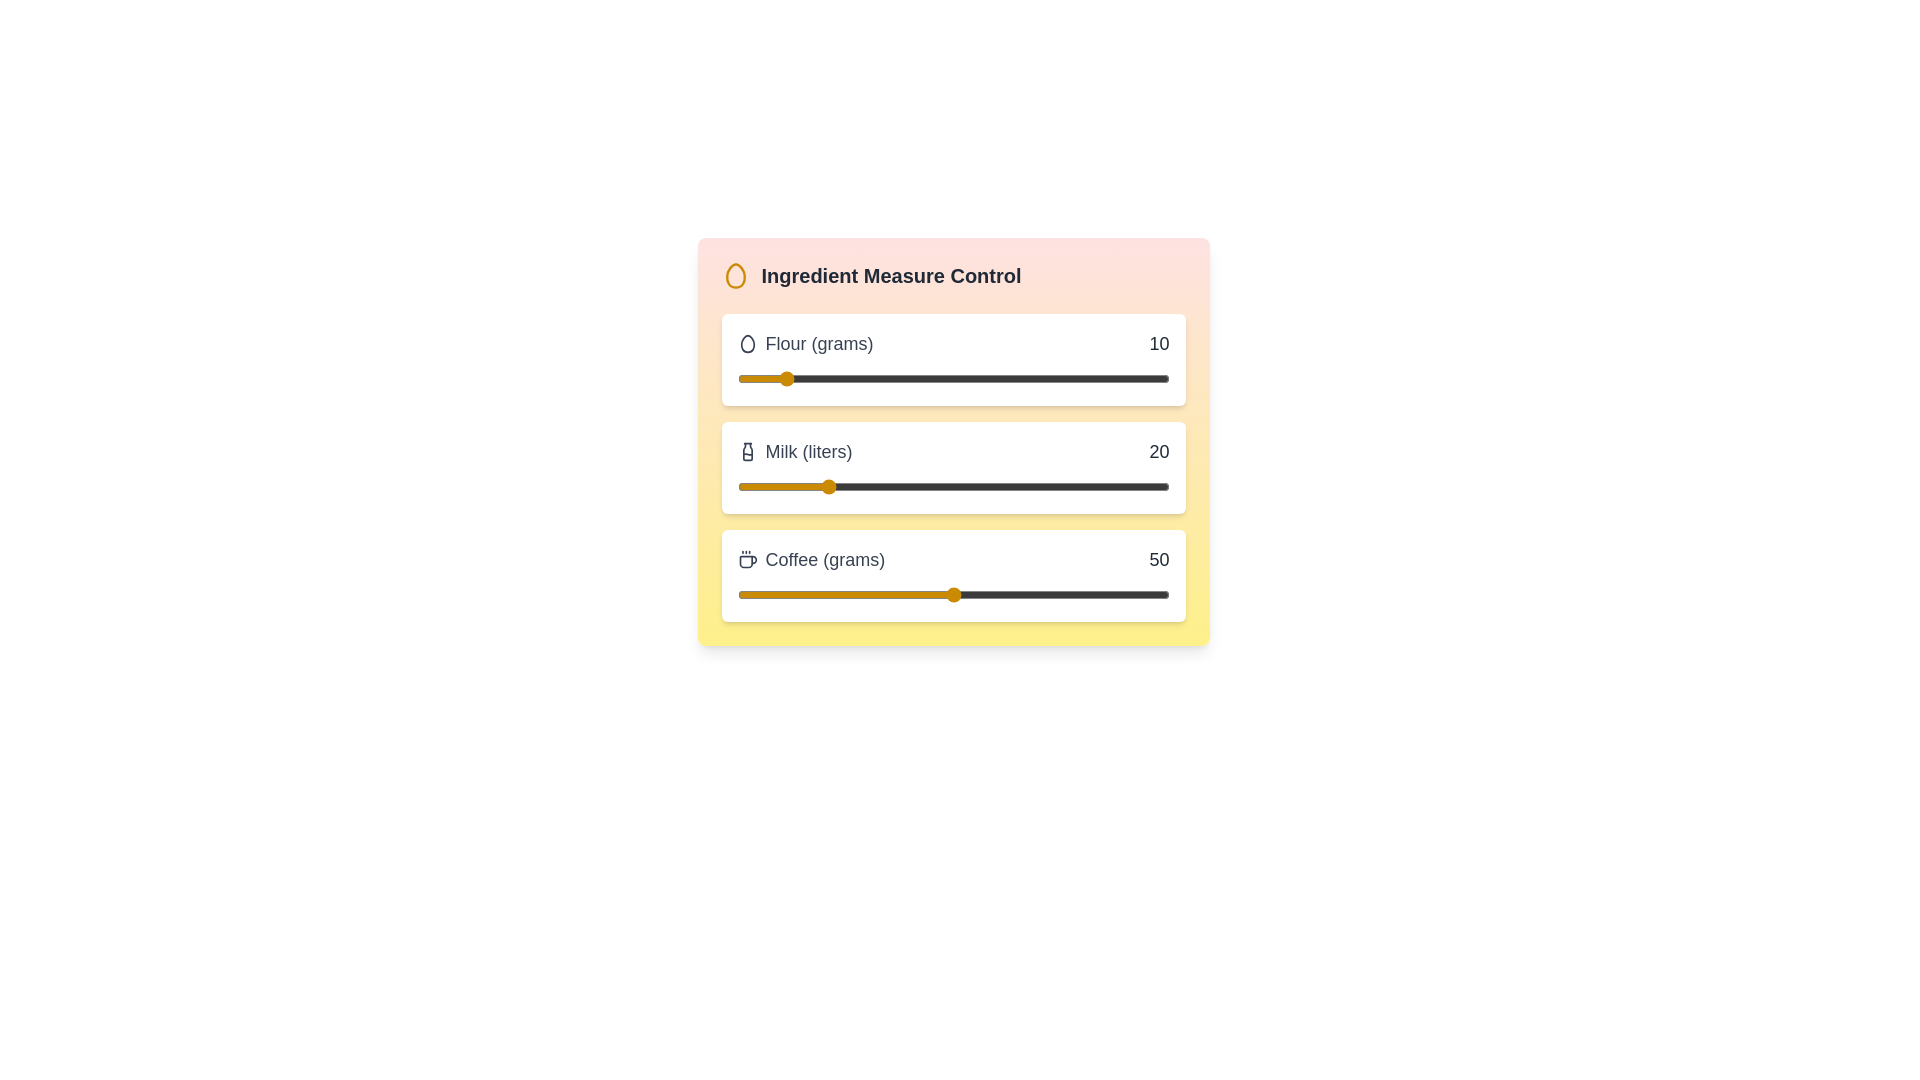  I want to click on the milk quantity, so click(1013, 486).